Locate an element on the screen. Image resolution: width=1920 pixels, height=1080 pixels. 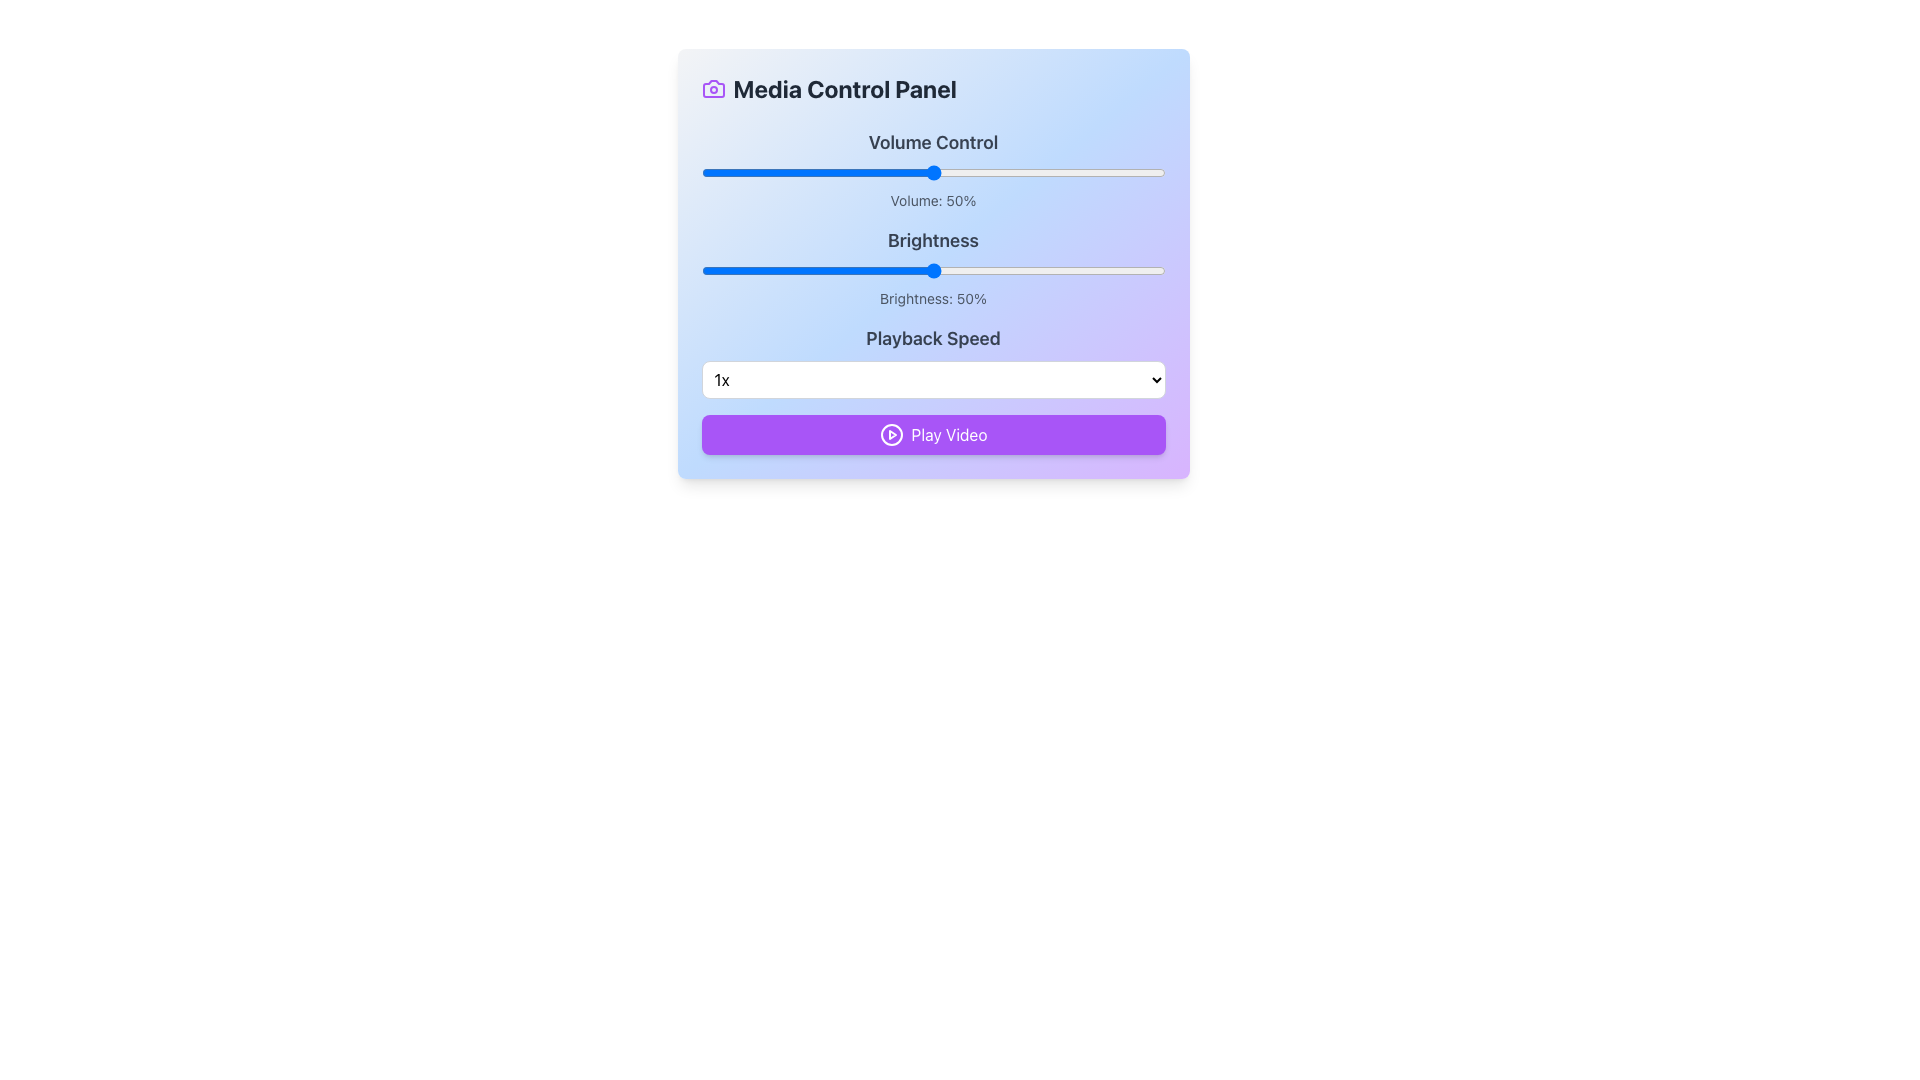
brightness is located at coordinates (751, 270).